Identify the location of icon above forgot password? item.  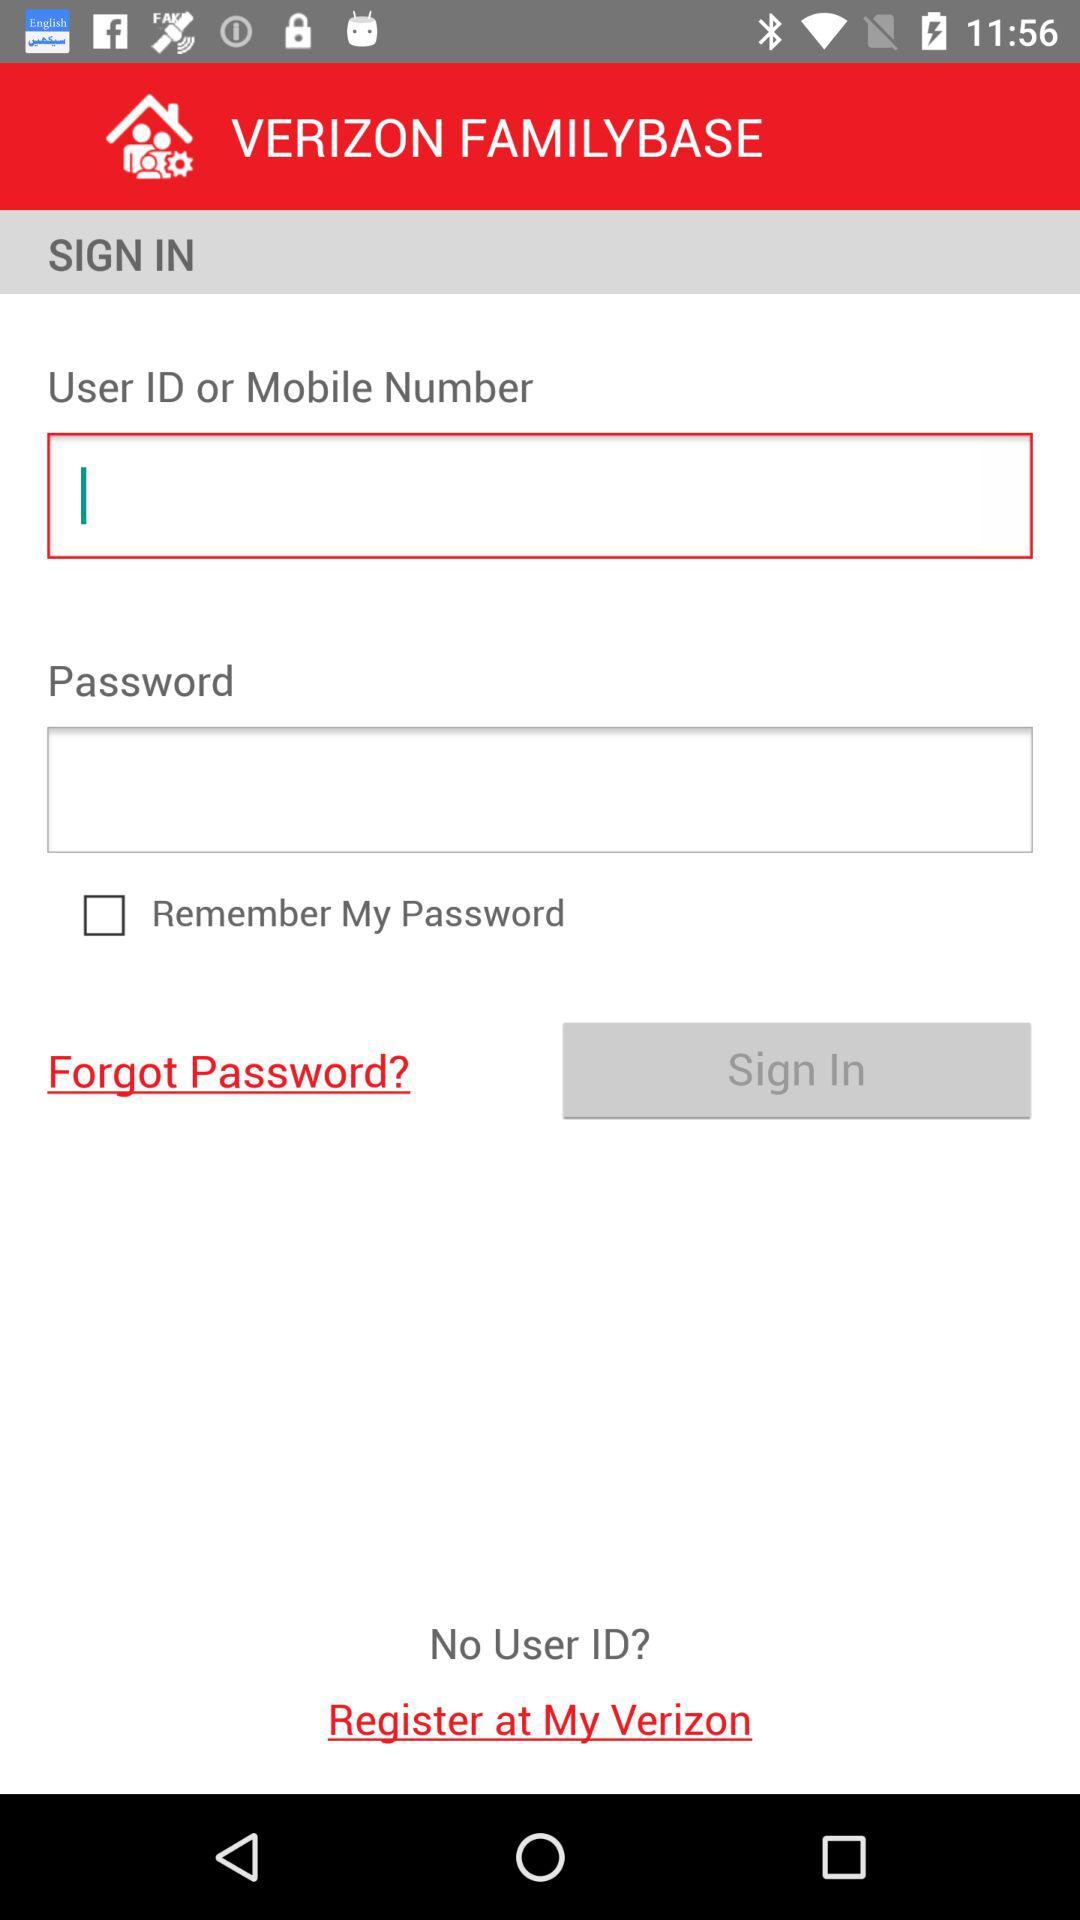
(104, 914).